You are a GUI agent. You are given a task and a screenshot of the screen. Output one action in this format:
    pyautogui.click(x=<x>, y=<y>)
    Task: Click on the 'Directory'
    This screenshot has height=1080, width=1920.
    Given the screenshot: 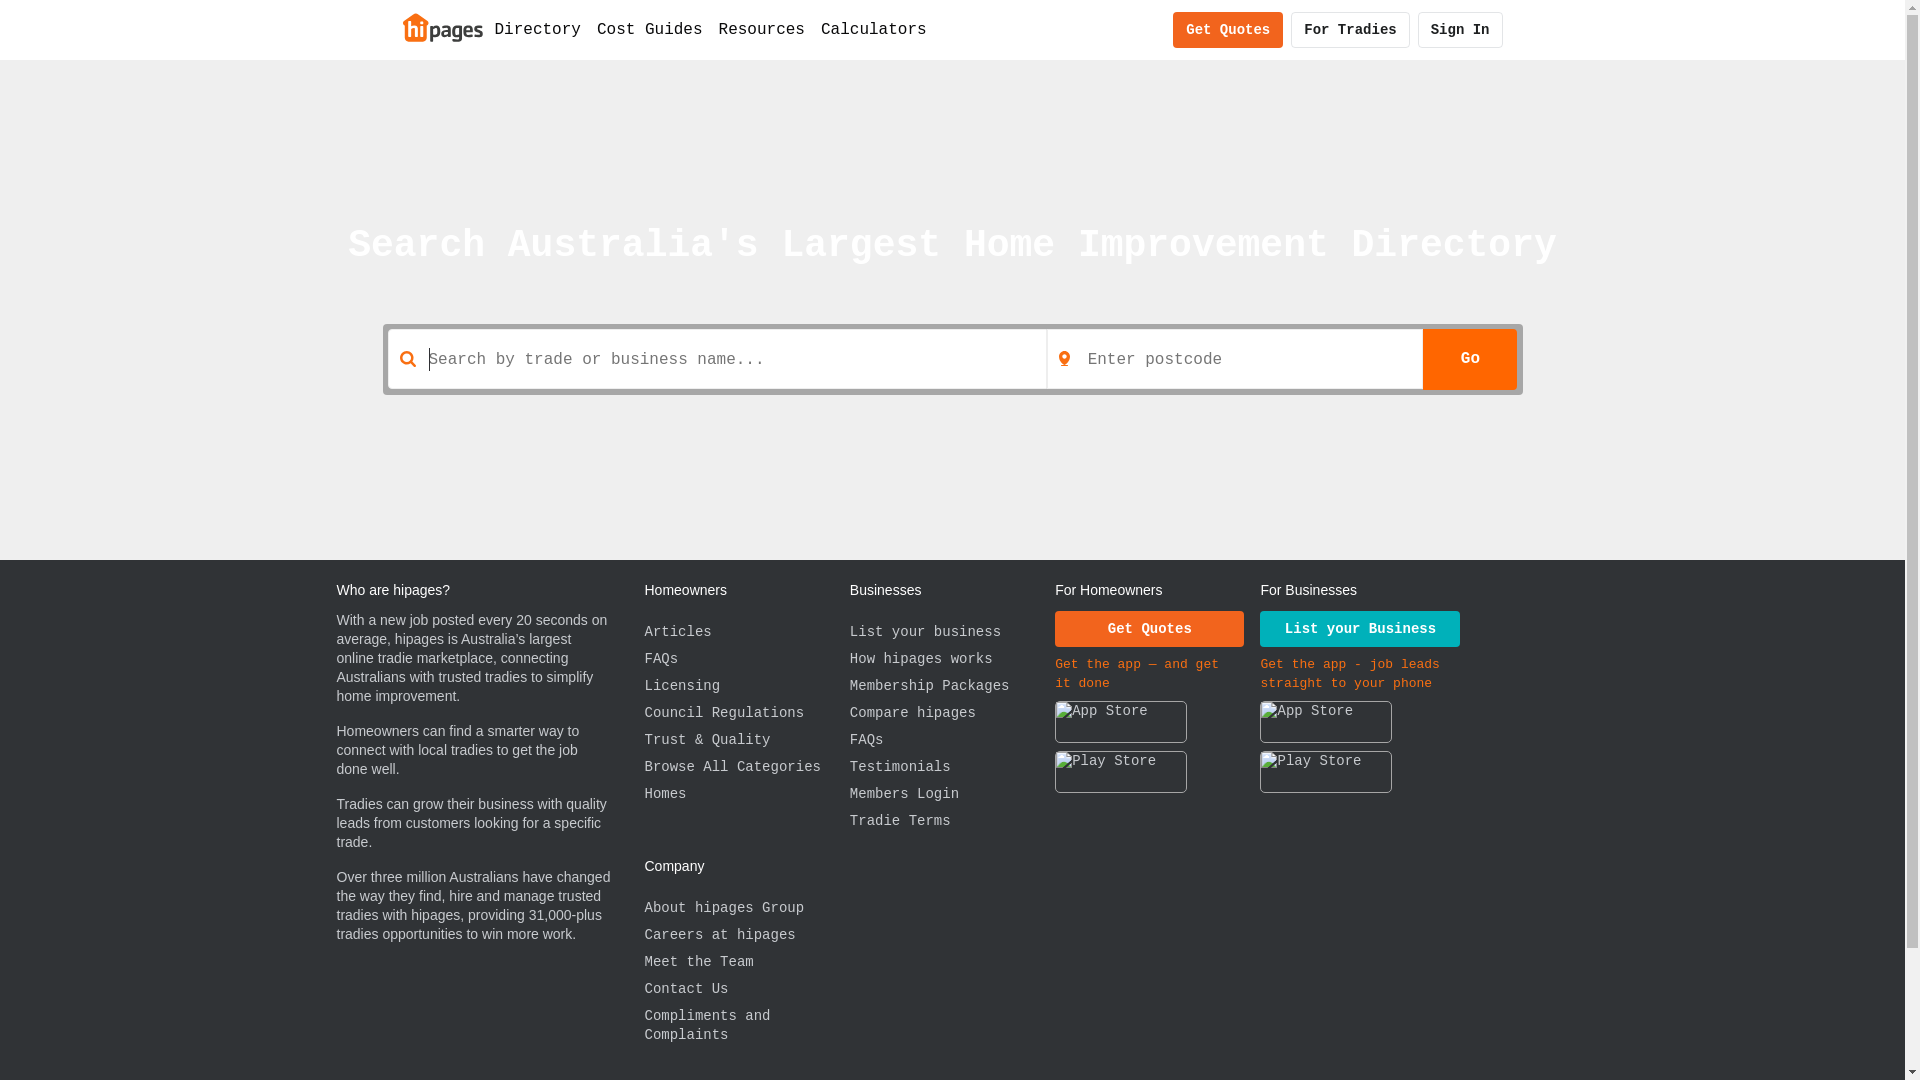 What is the action you would take?
    pyautogui.click(x=537, y=30)
    